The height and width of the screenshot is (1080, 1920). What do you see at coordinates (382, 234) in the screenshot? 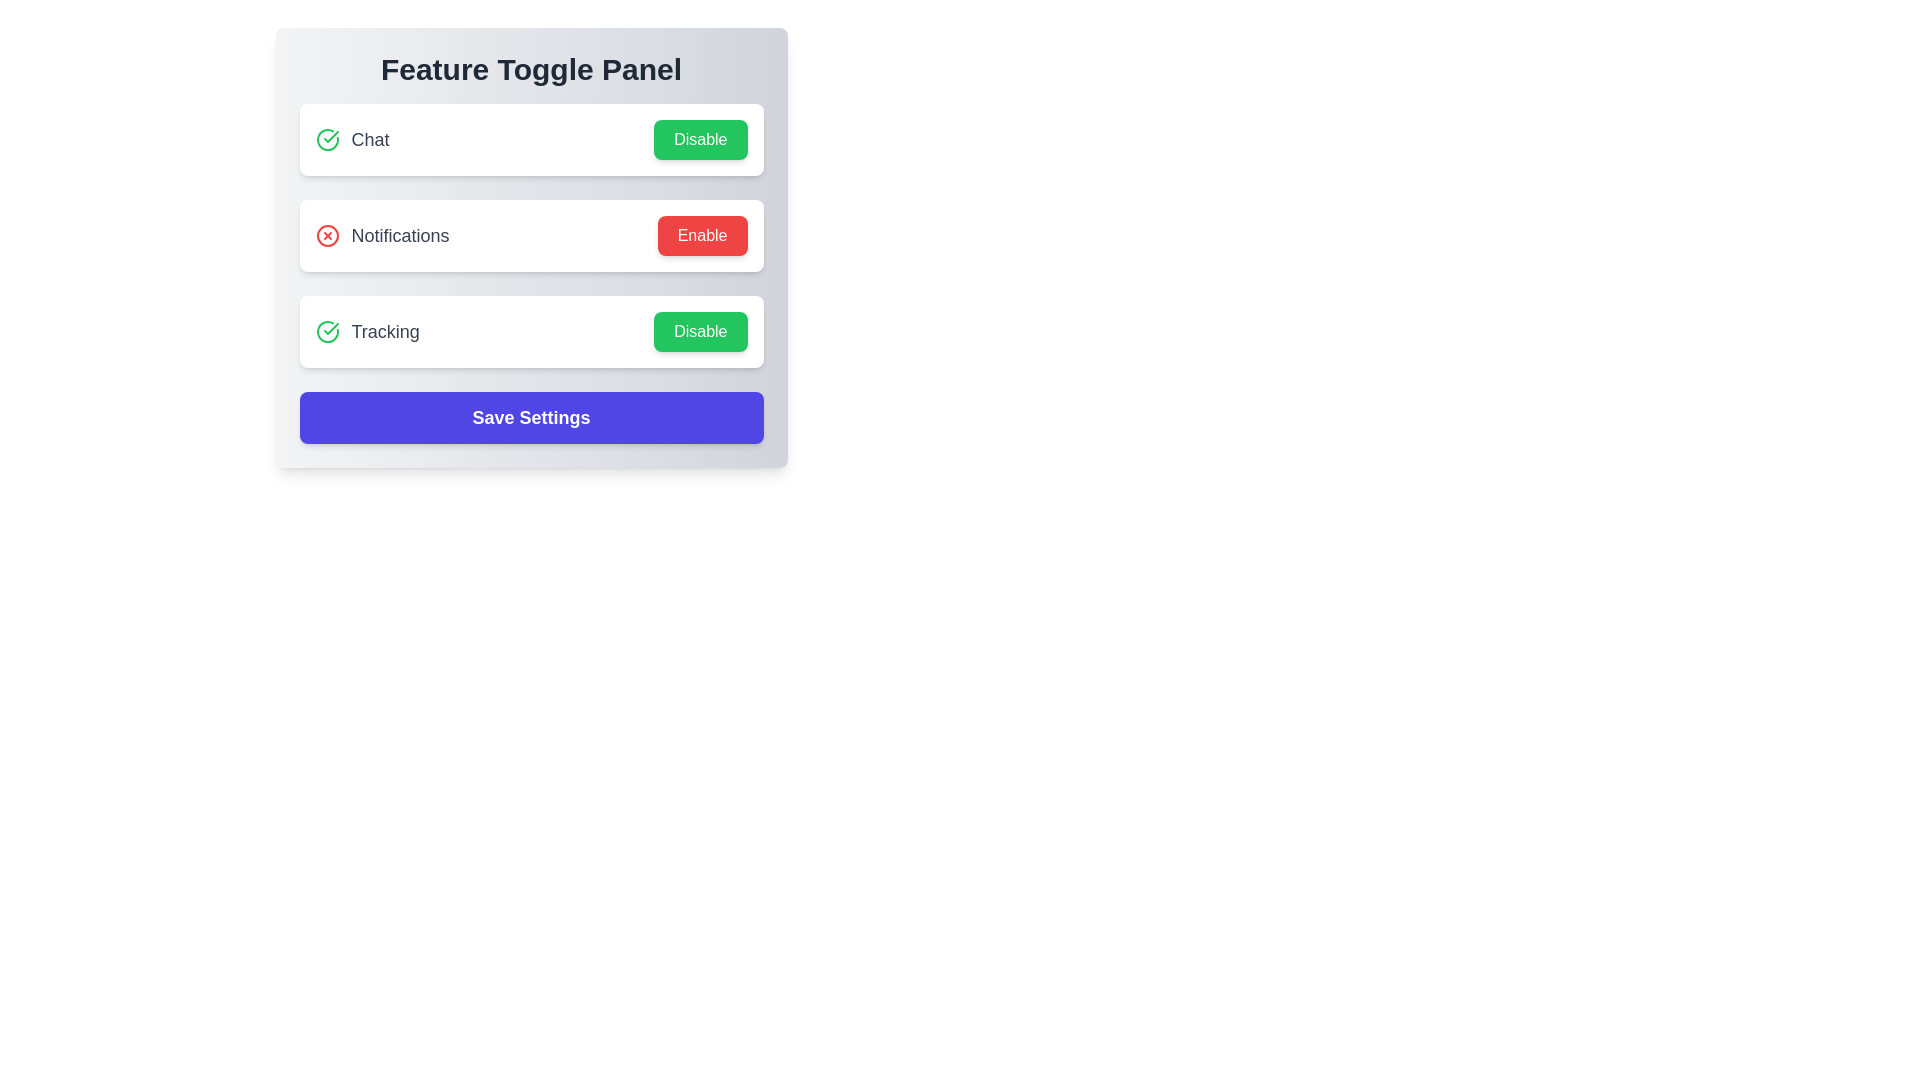
I see `the feature name notifications by double-clicking on it` at bounding box center [382, 234].